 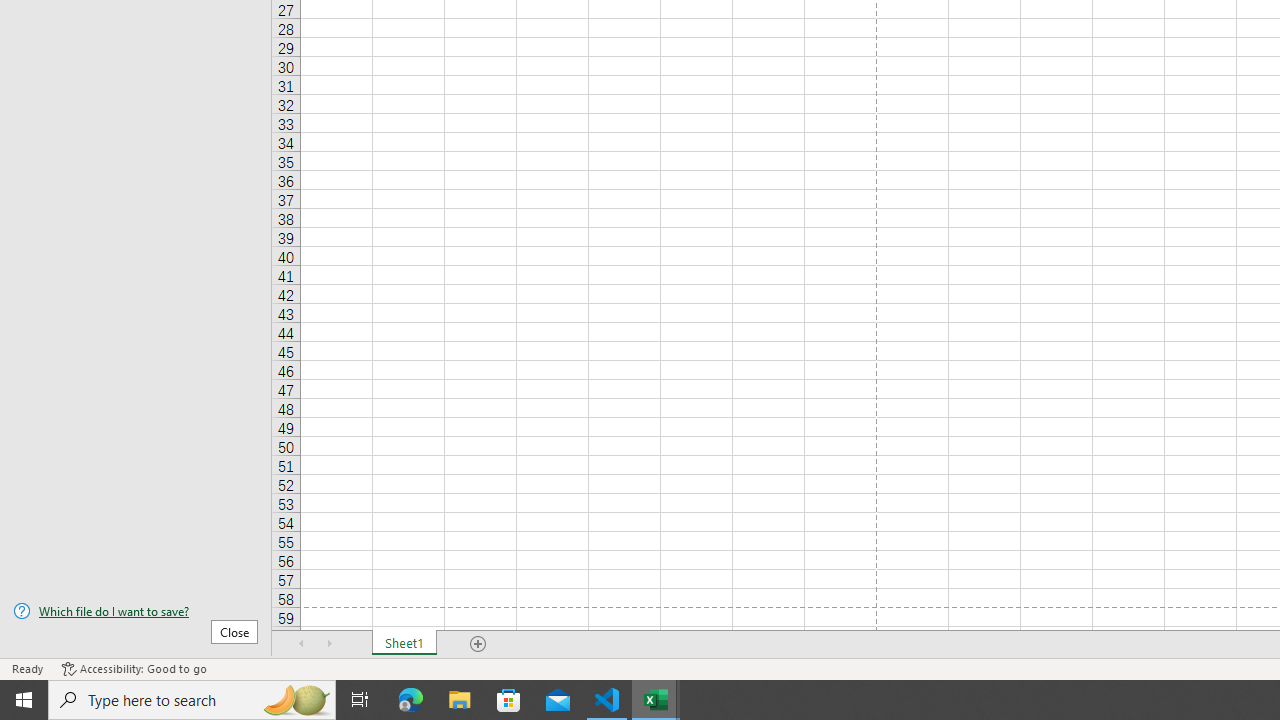 What do you see at coordinates (135, 610) in the screenshot?
I see `'Which file do I want to save?'` at bounding box center [135, 610].